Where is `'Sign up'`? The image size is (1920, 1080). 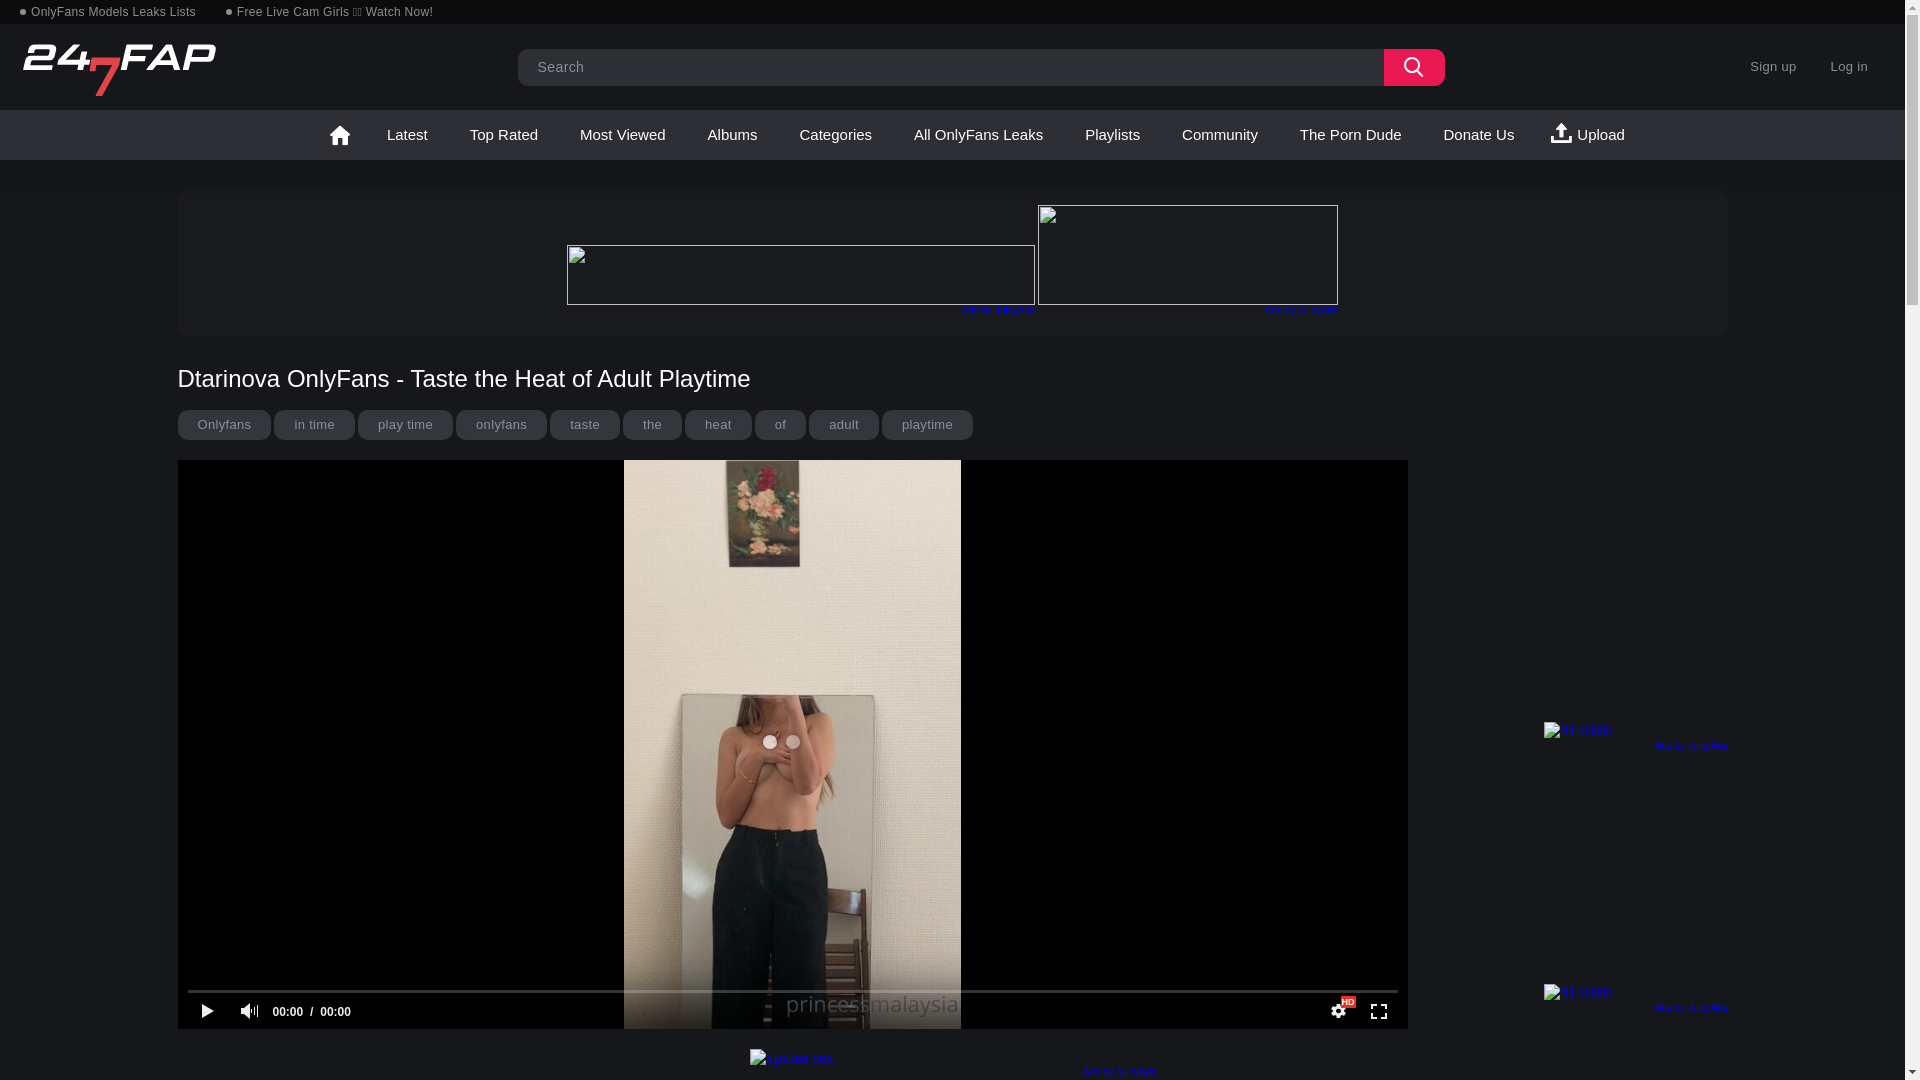
'Sign up' is located at coordinates (1772, 65).